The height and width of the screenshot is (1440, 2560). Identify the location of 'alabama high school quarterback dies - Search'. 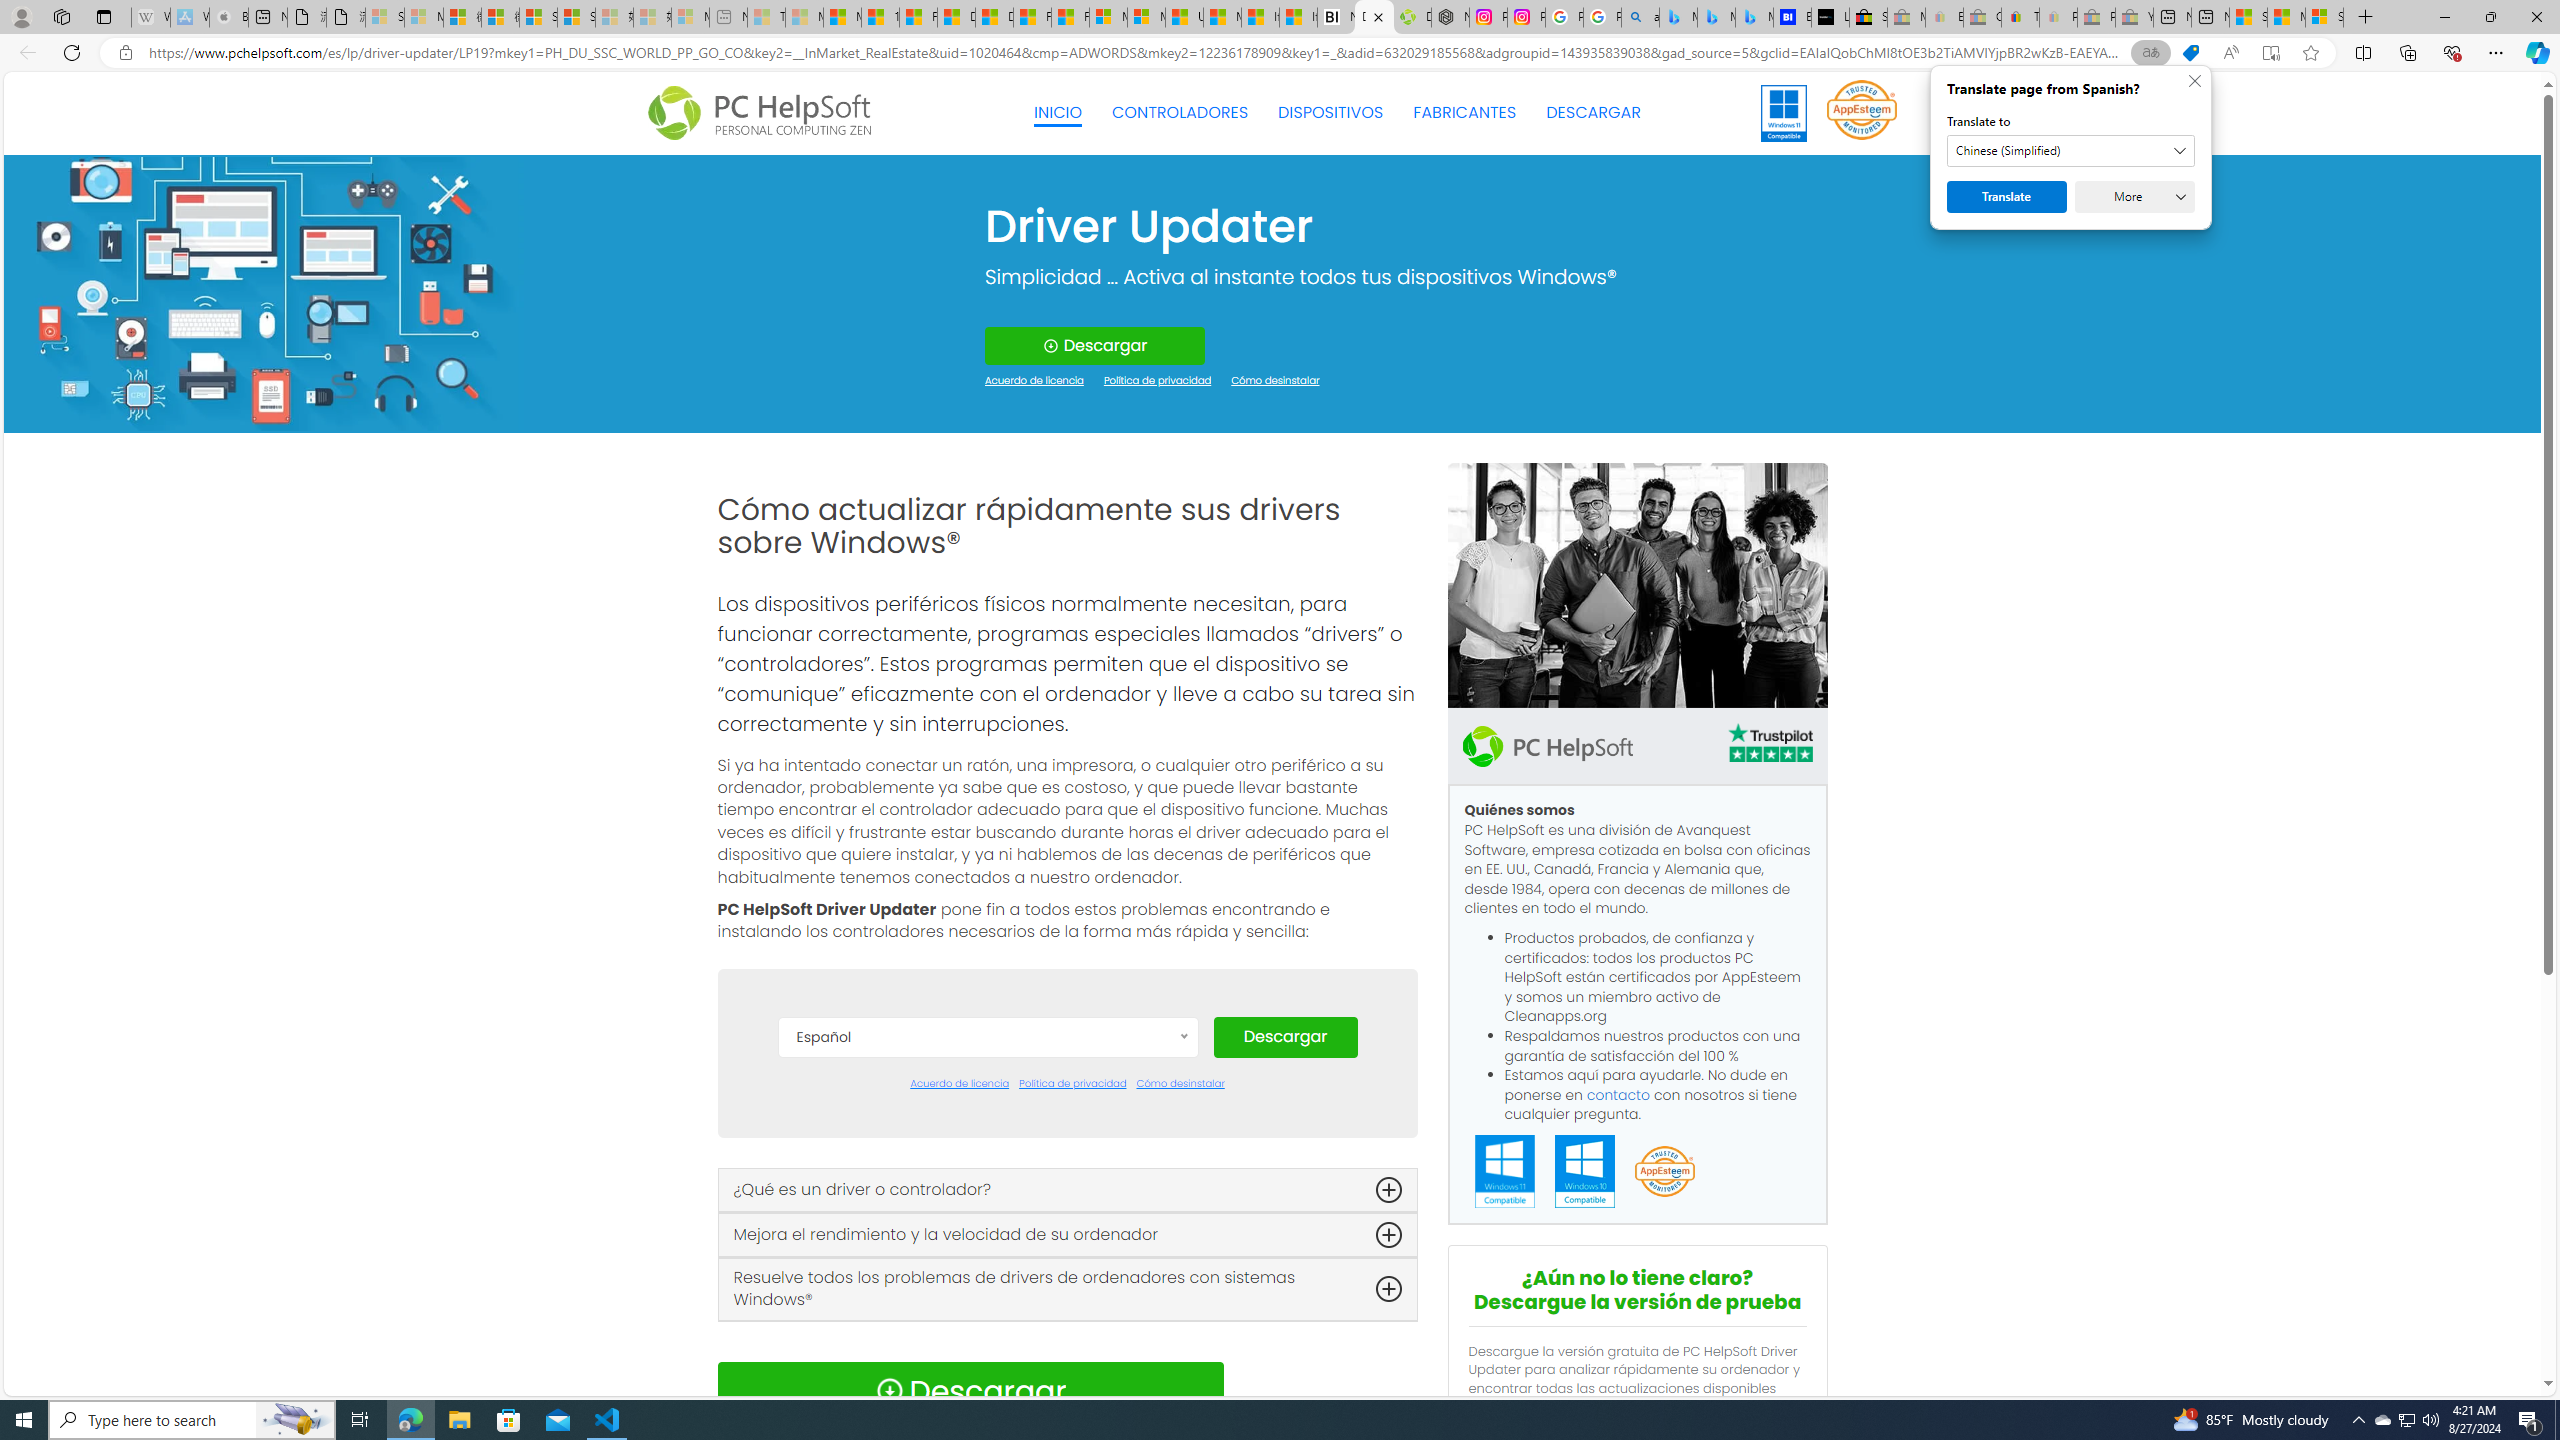
(1639, 16).